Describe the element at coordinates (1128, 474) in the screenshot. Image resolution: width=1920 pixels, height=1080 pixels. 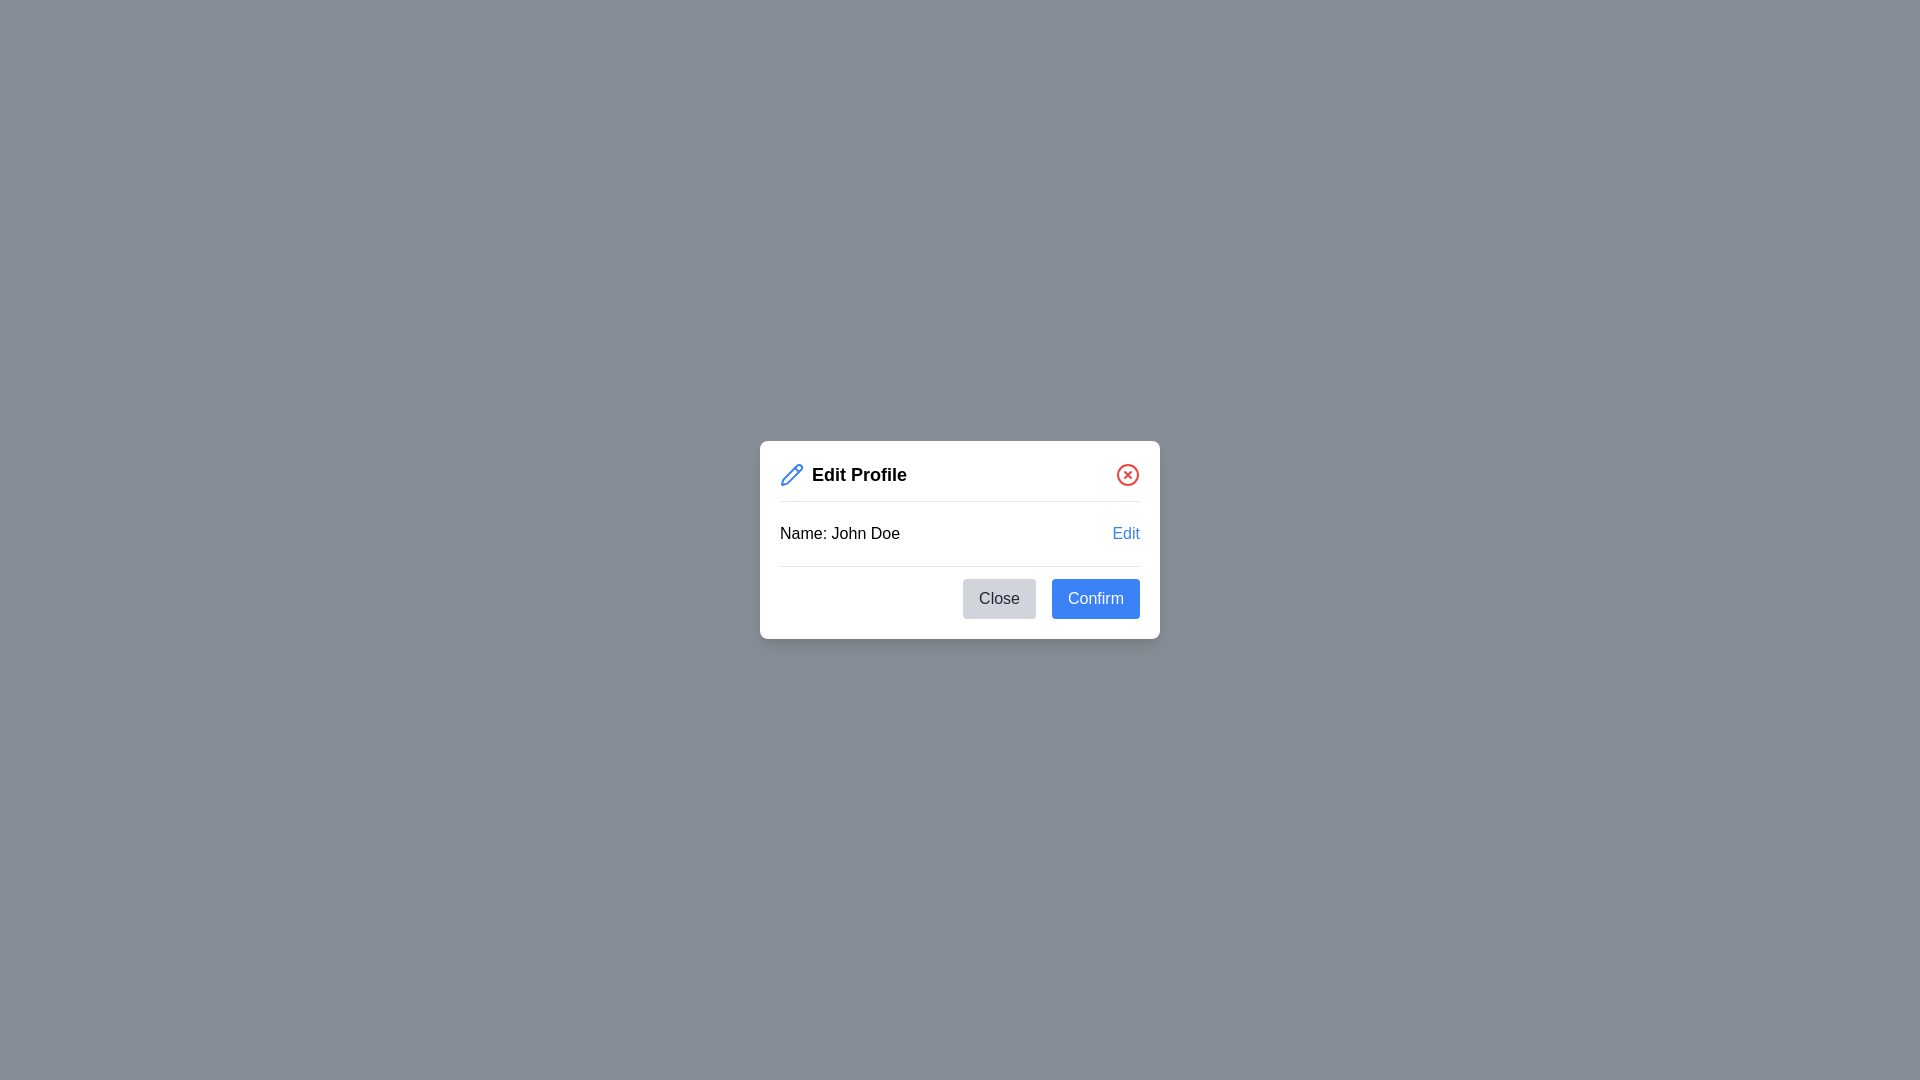
I see `the 'Close' button located in the top-right corner of the 'Edit Profile' modal dialog box` at that location.